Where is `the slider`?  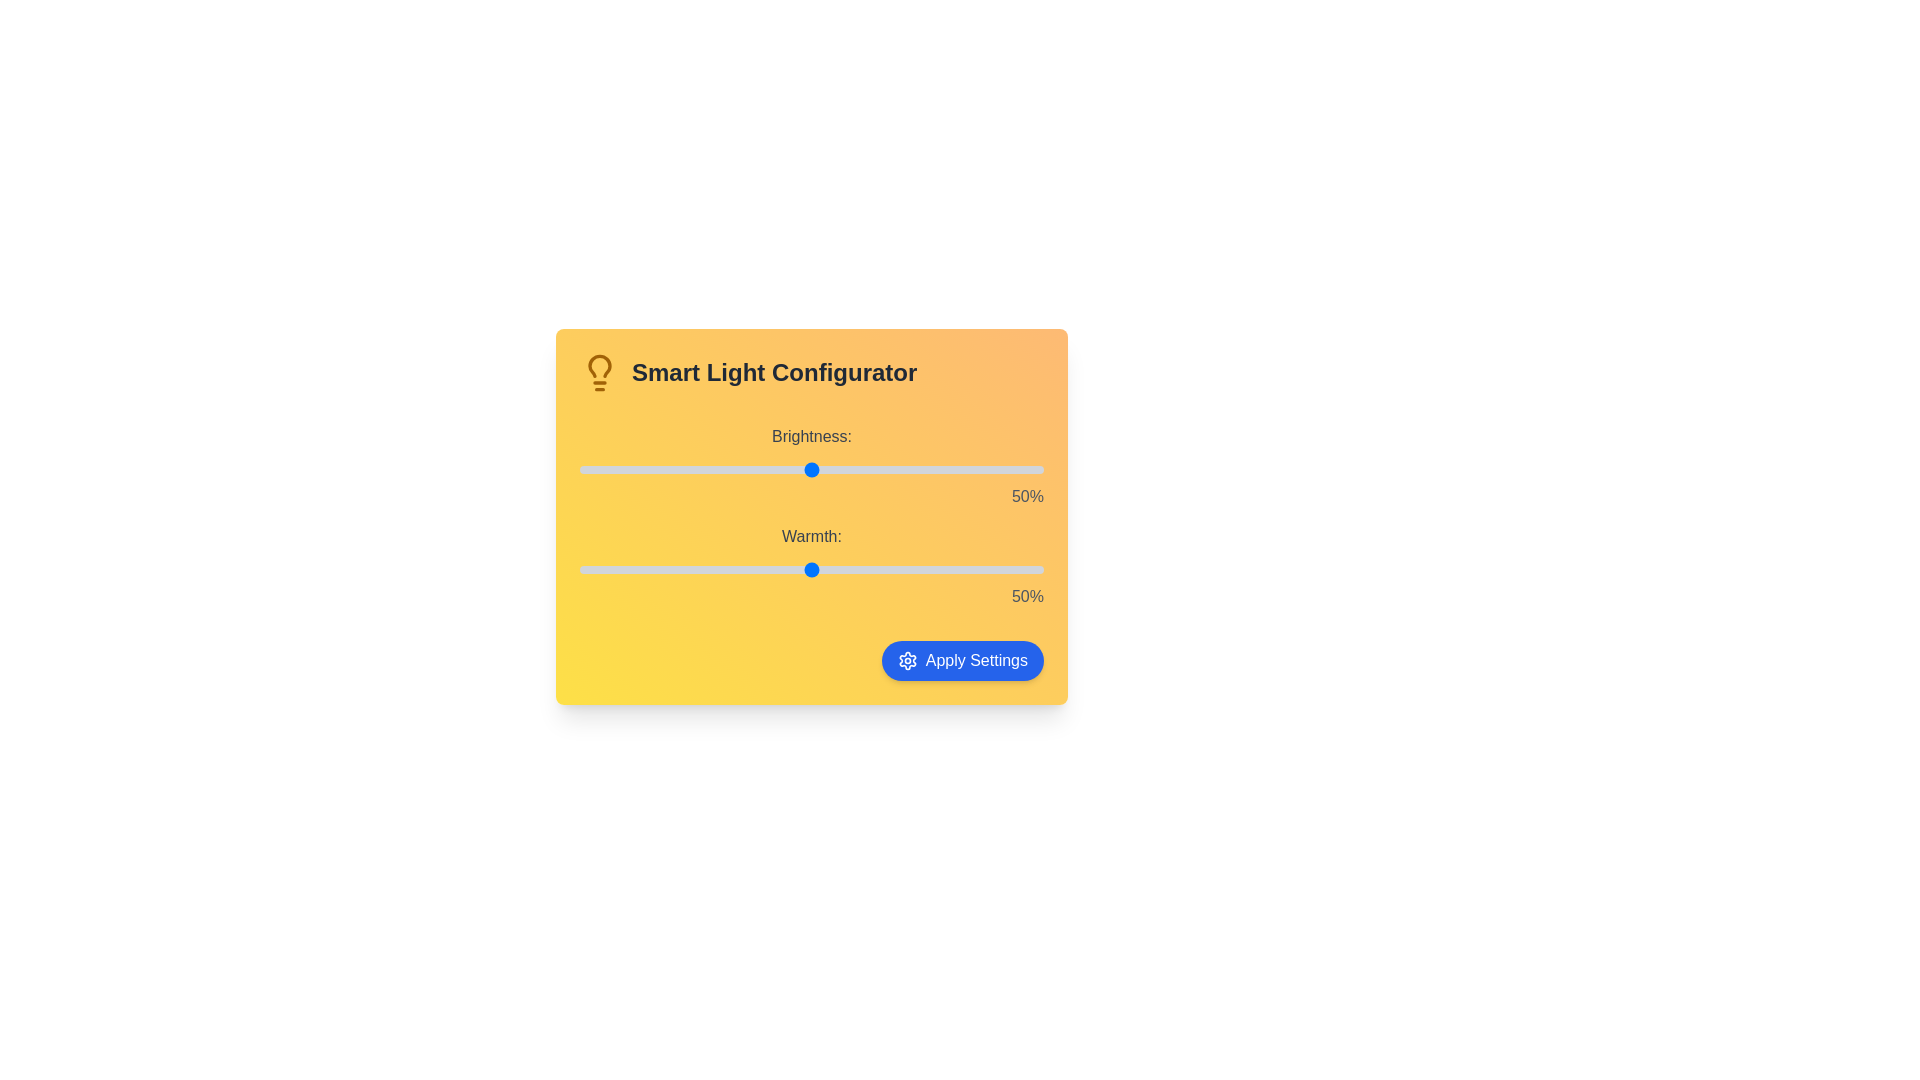 the slider is located at coordinates (988, 570).